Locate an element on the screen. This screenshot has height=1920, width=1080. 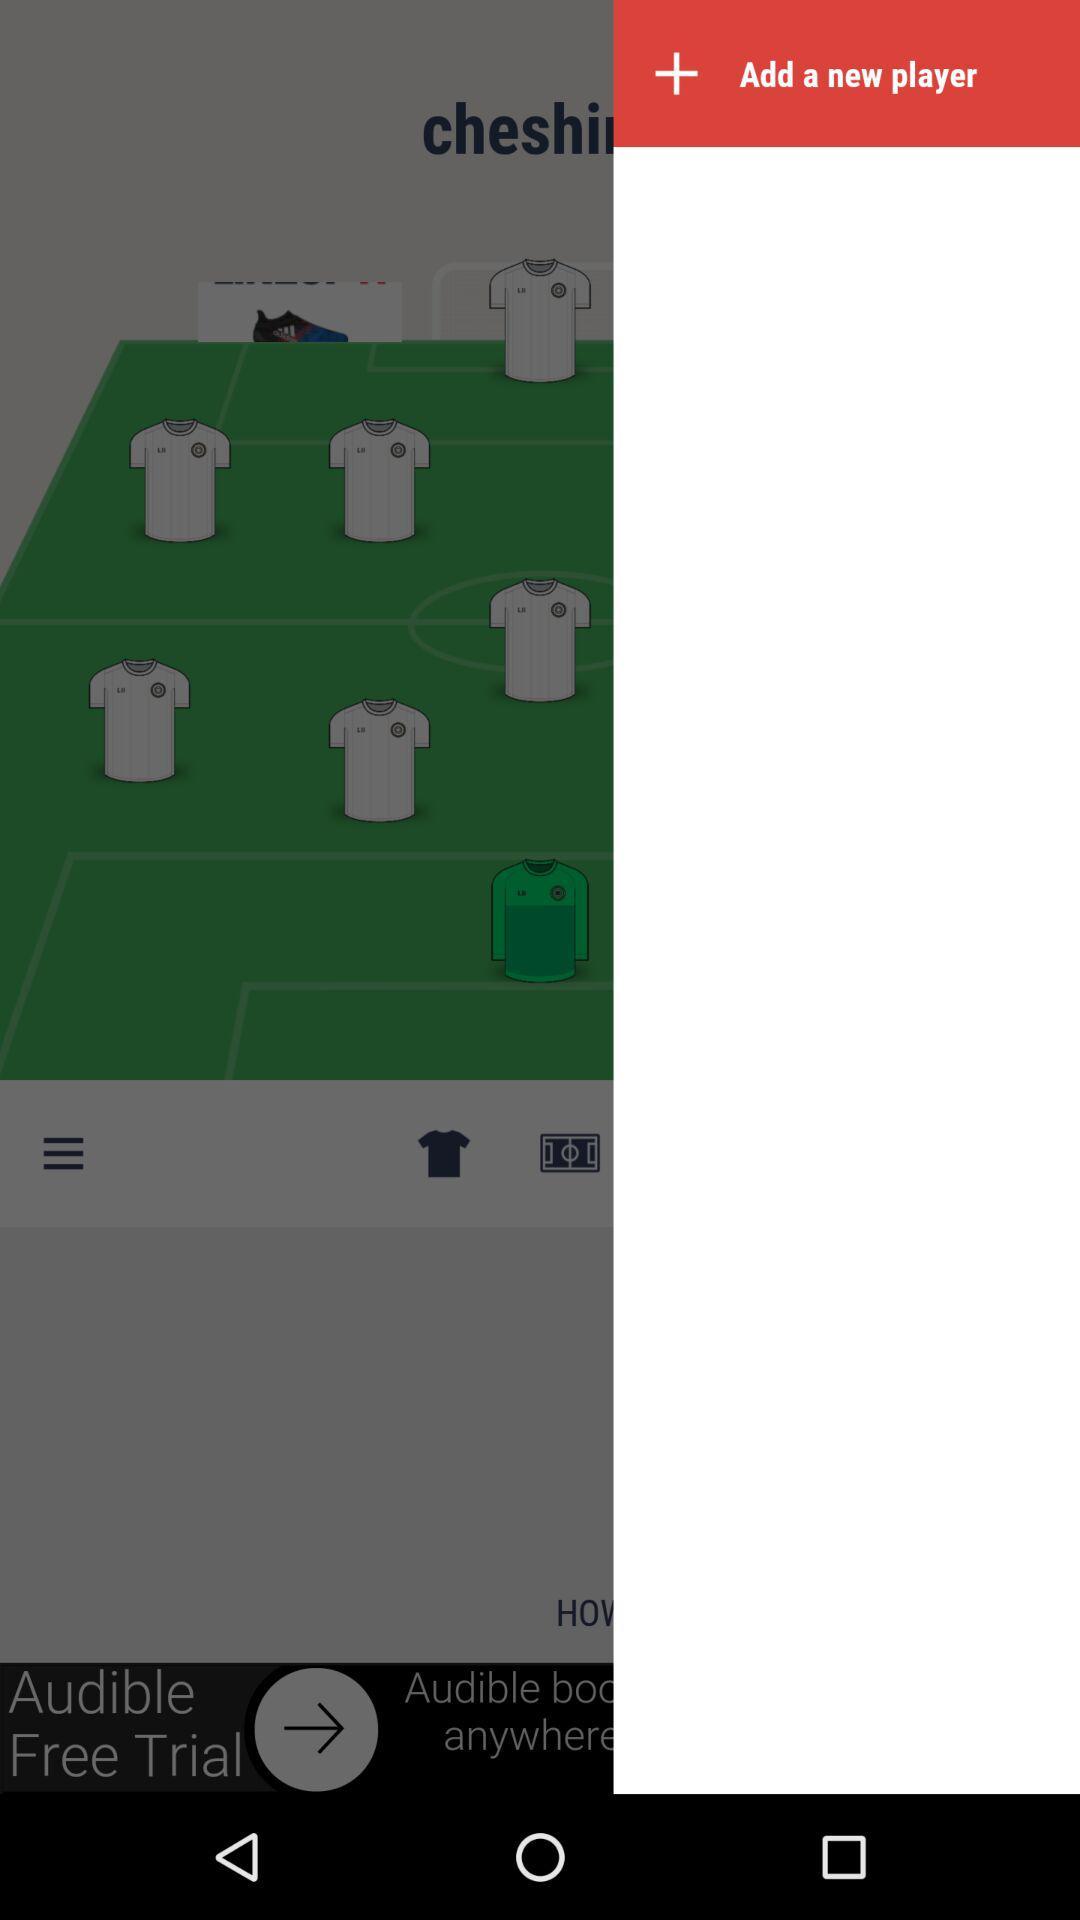
the menu icon is located at coordinates (61, 1153).